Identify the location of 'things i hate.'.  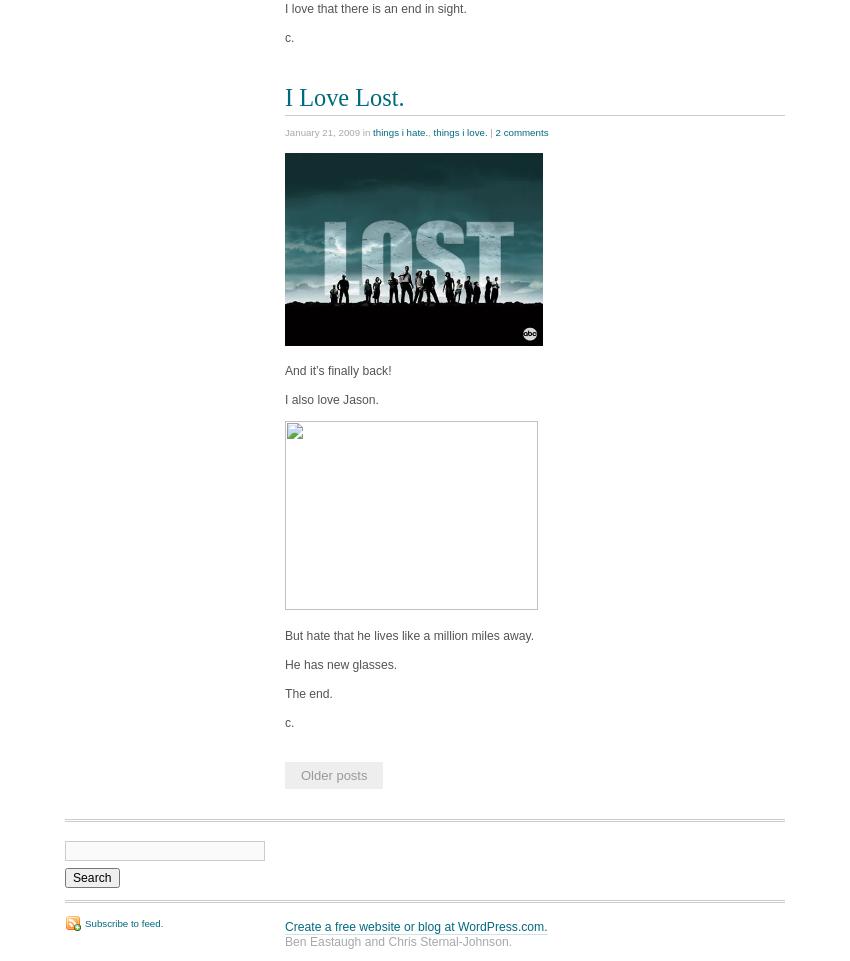
(400, 131).